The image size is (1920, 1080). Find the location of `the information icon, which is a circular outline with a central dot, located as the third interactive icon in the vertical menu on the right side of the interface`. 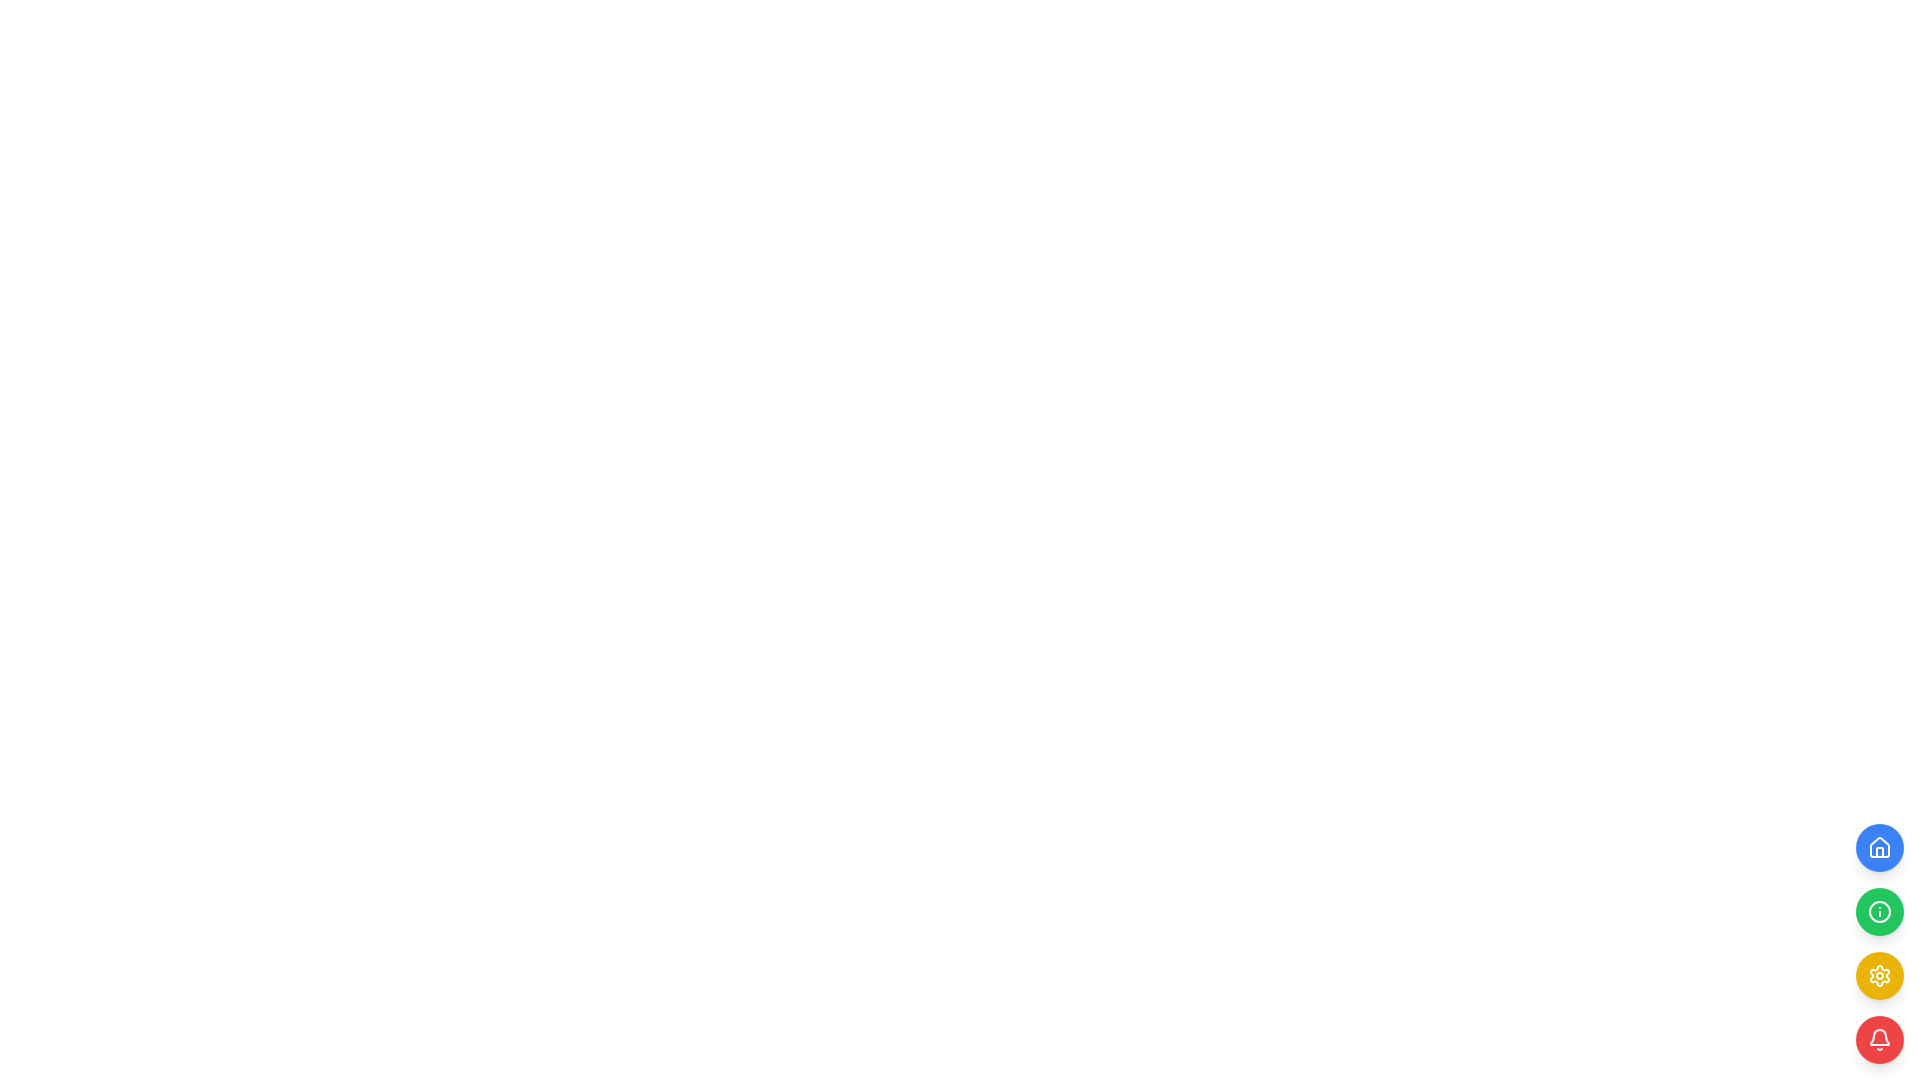

the information icon, which is a circular outline with a central dot, located as the third interactive icon in the vertical menu on the right side of the interface is located at coordinates (1879, 911).